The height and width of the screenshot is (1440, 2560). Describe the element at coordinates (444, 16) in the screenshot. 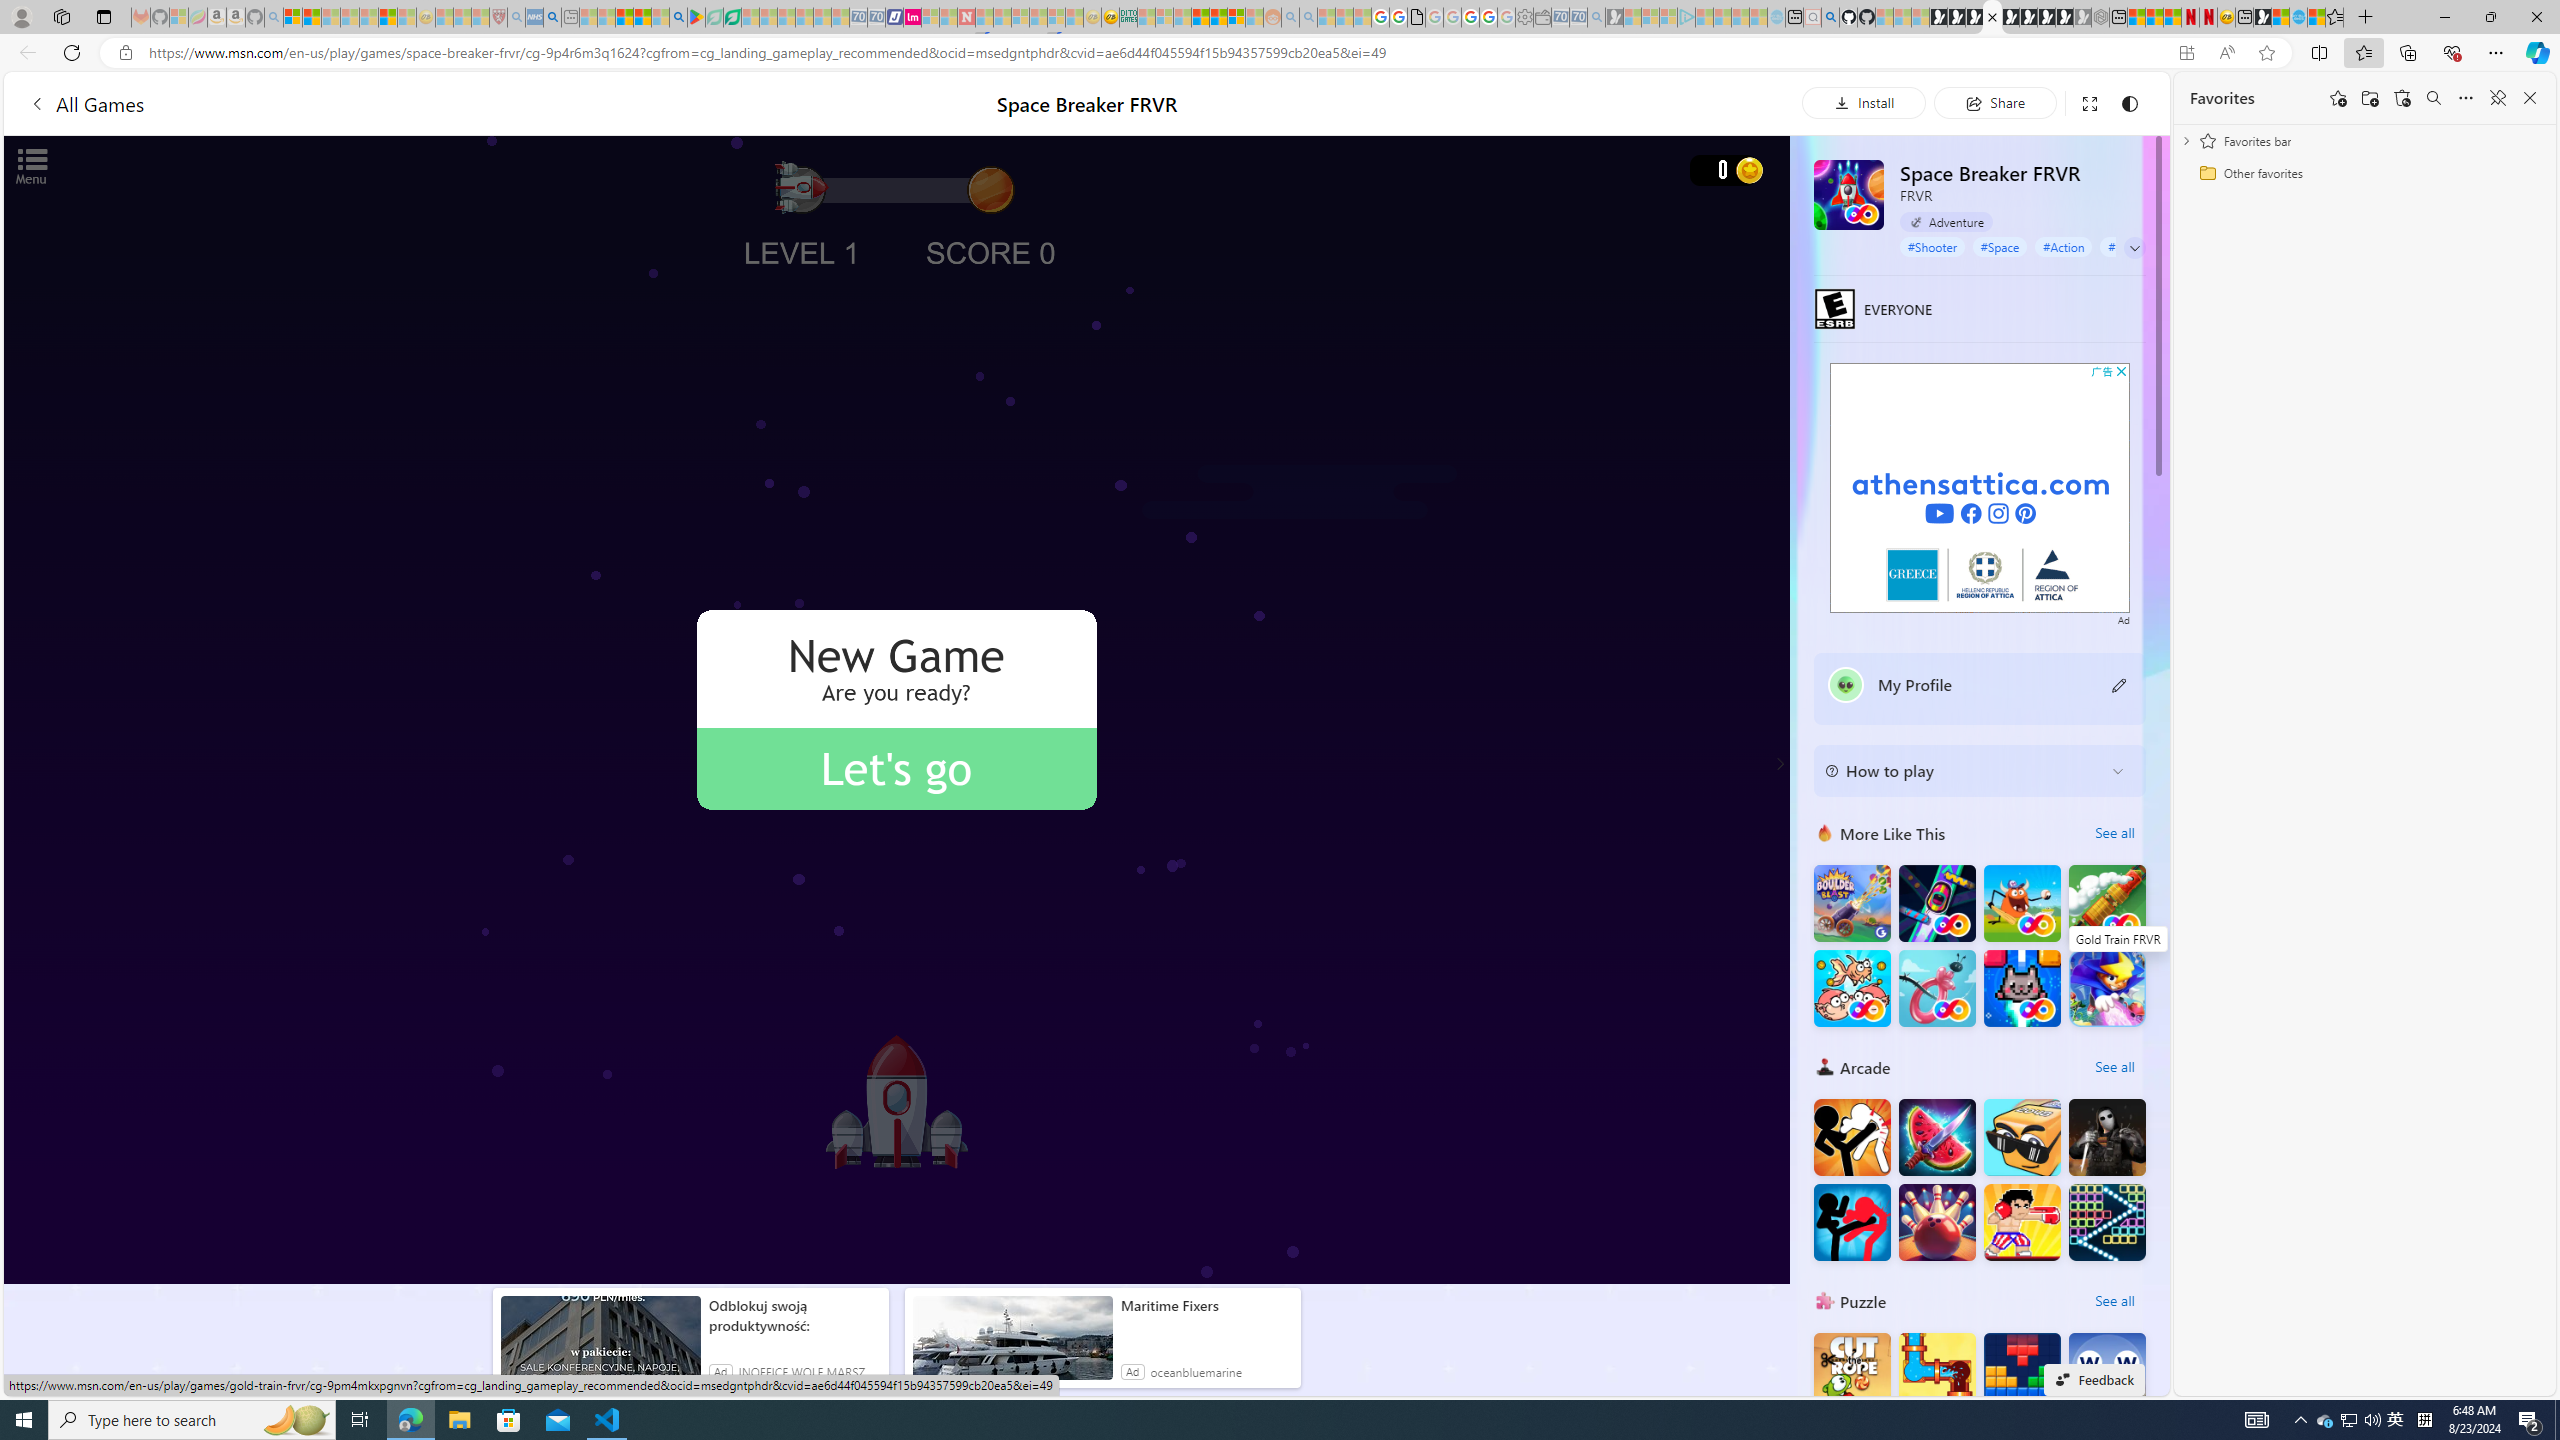

I see `'Recipes - MSN - Sleeping'` at that location.